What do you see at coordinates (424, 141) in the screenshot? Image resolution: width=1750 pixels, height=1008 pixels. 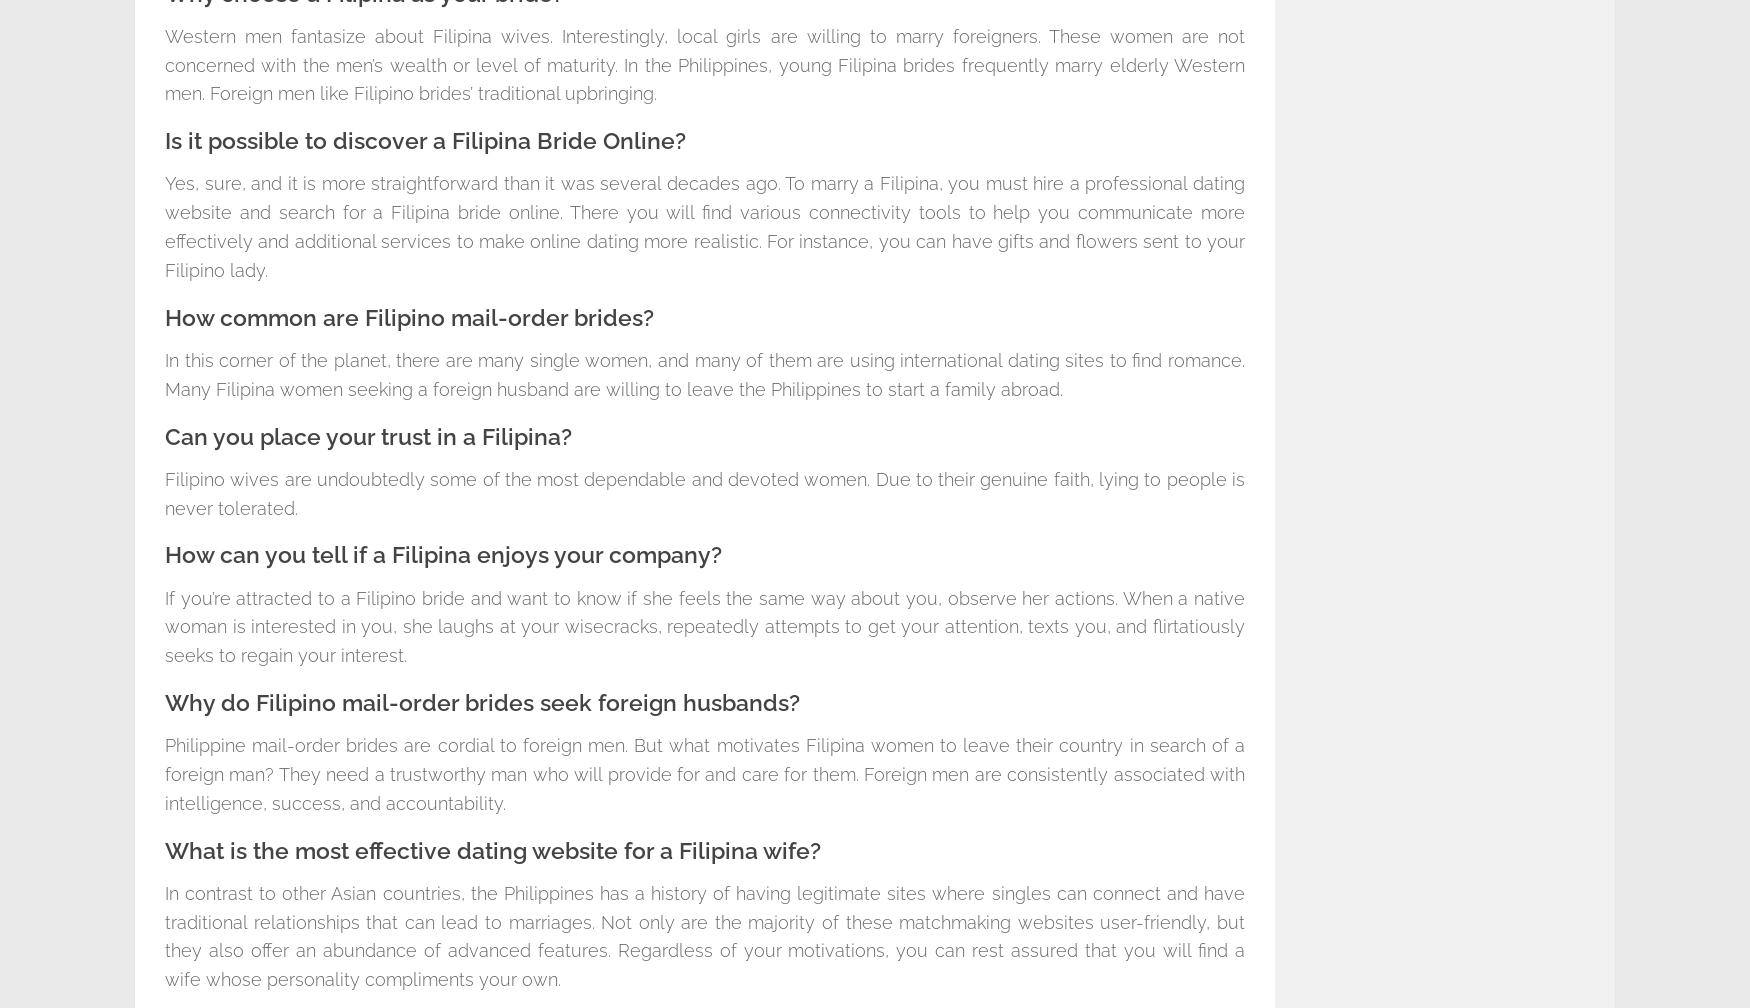 I see `'Is it possible to discover a Filipina Bride Online?'` at bounding box center [424, 141].